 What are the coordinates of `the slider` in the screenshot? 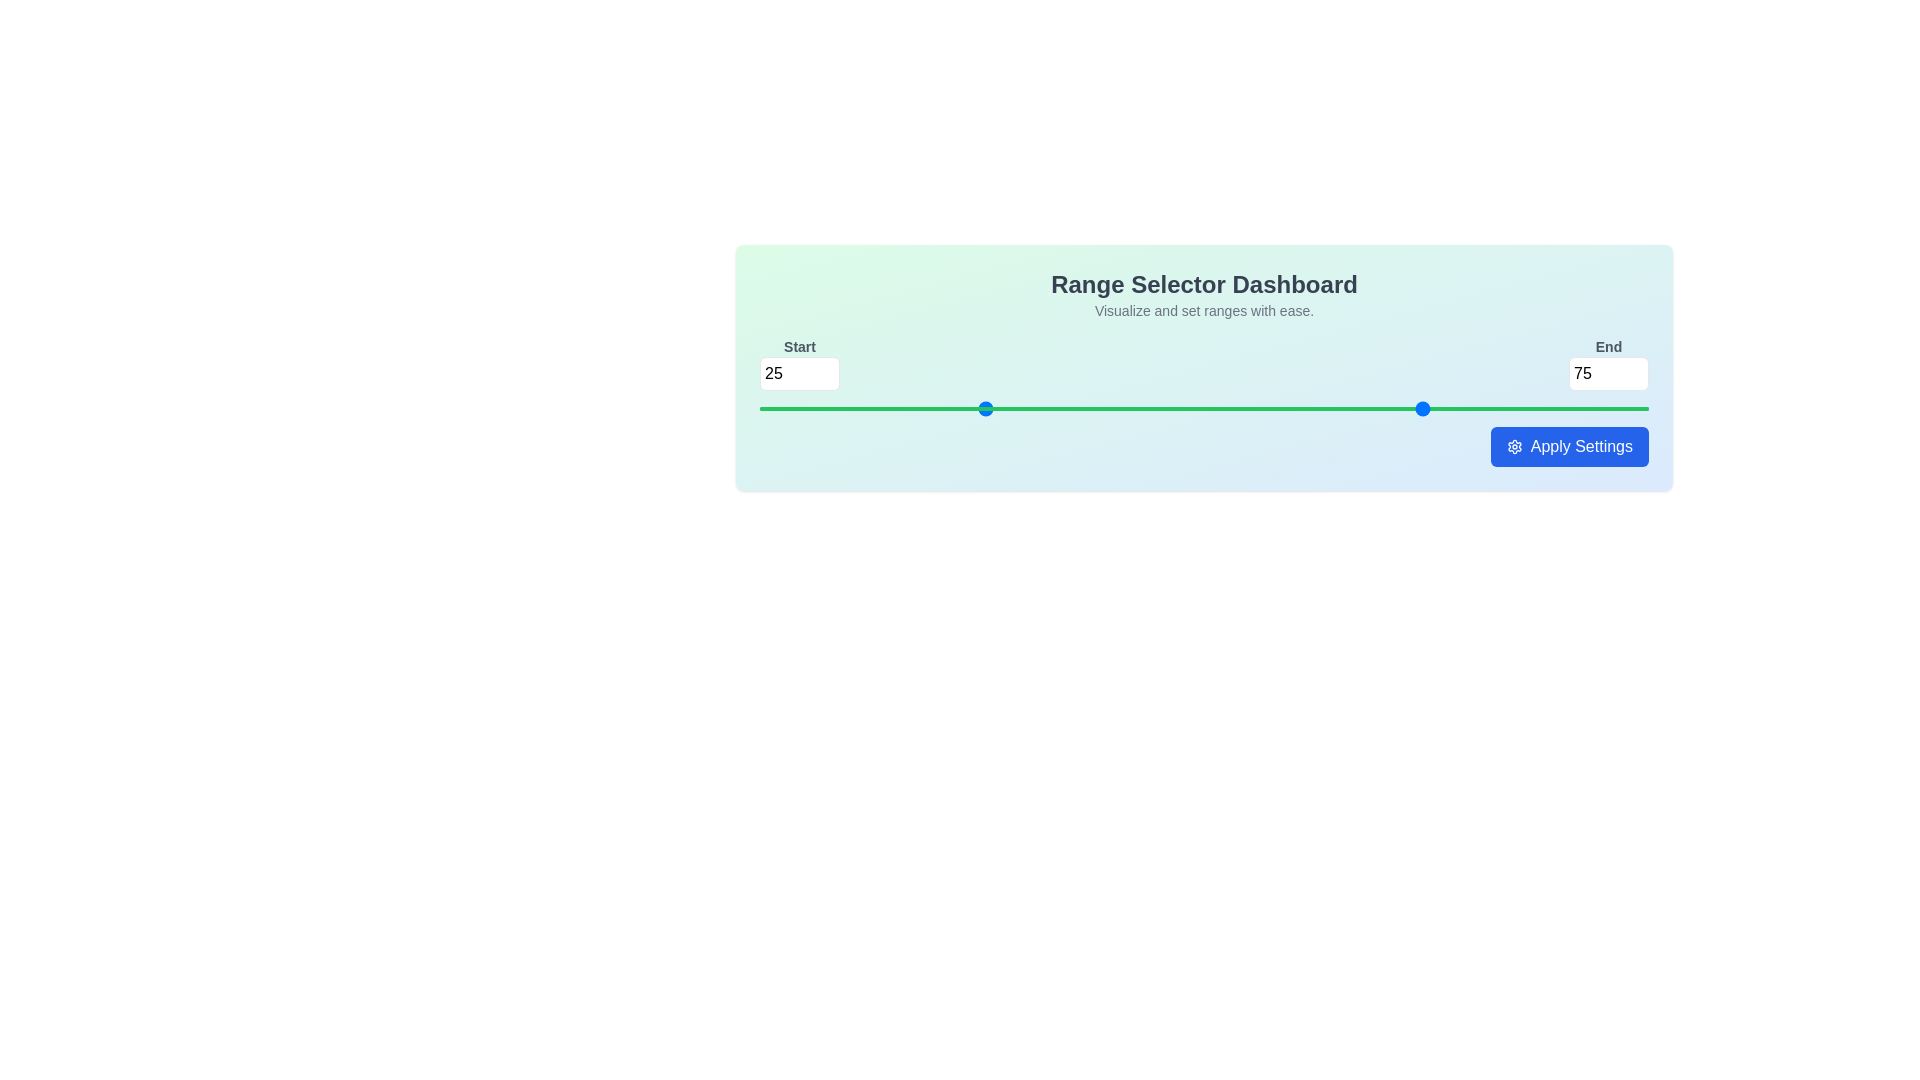 It's located at (1407, 407).